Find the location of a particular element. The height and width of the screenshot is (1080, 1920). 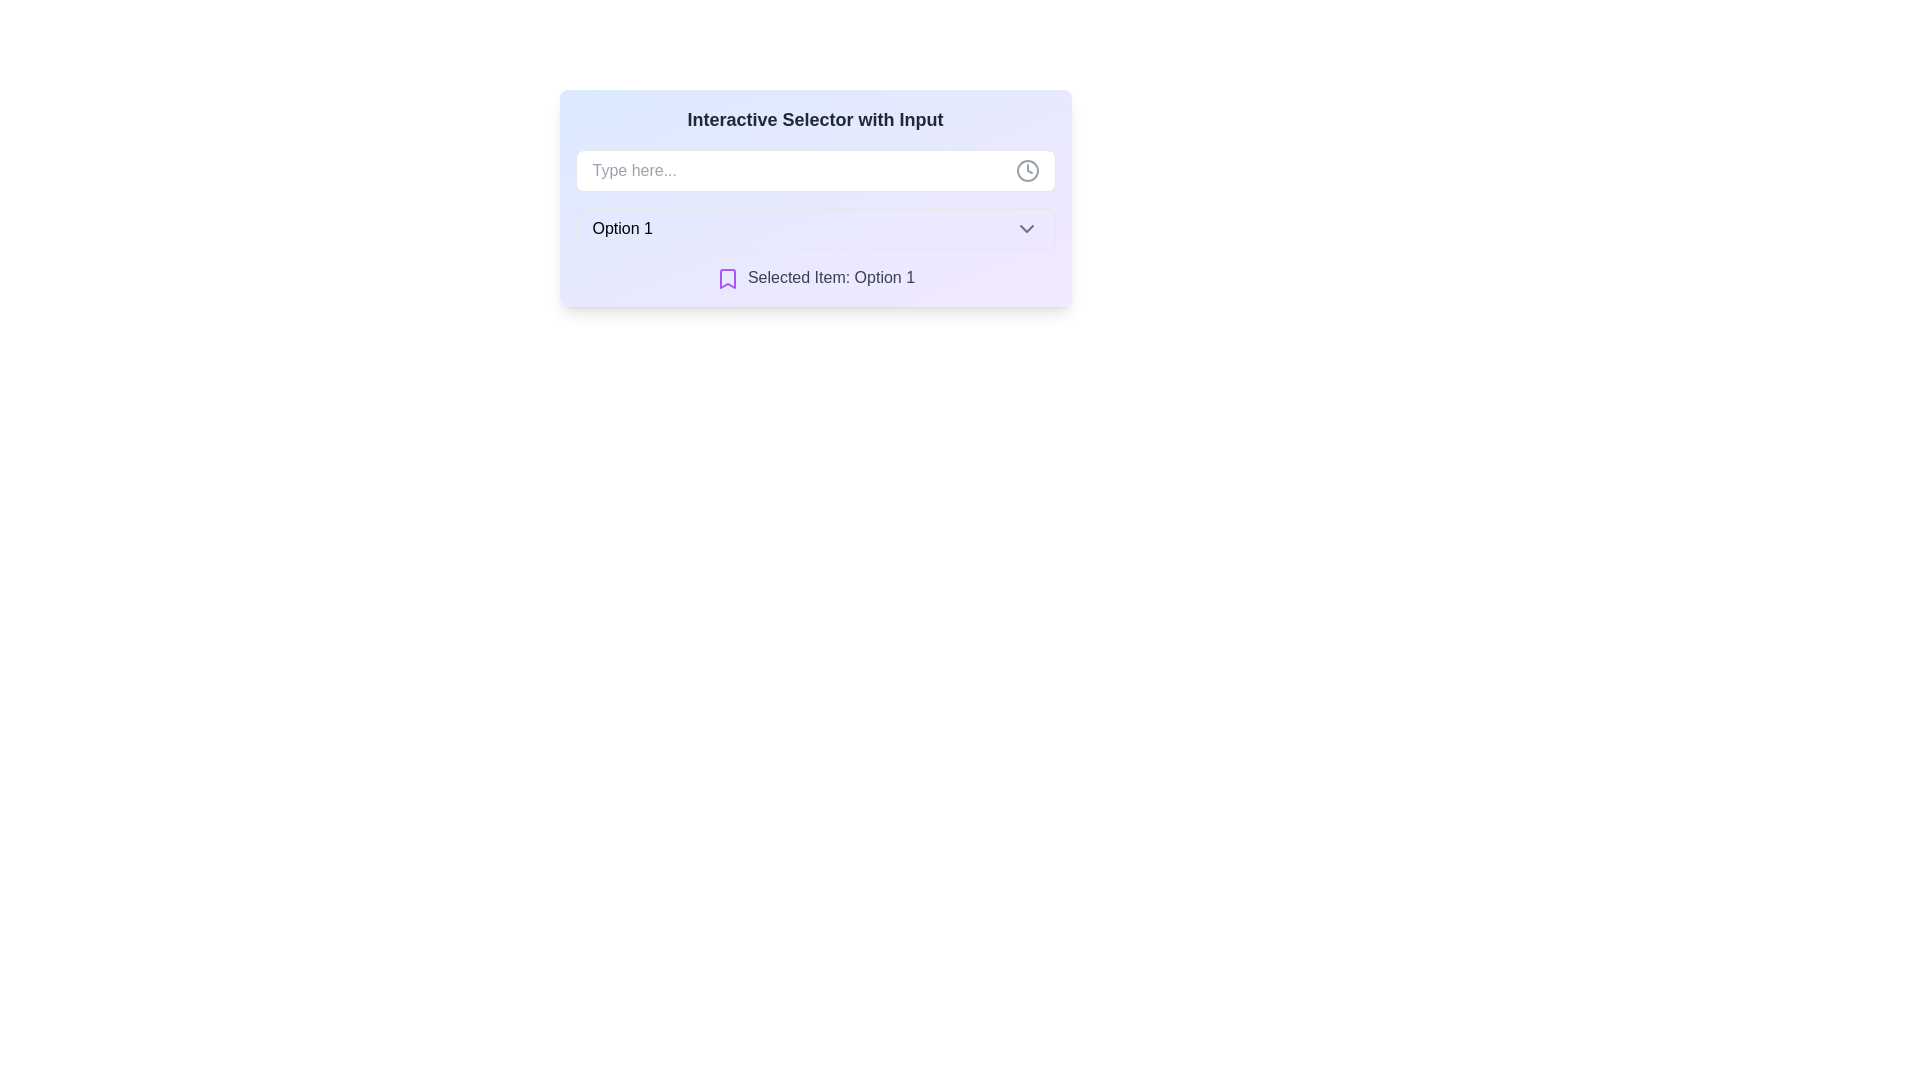

the icon that serves as a status indicator for 'Selected Item: Option 1', located to the left of the text label is located at coordinates (726, 278).